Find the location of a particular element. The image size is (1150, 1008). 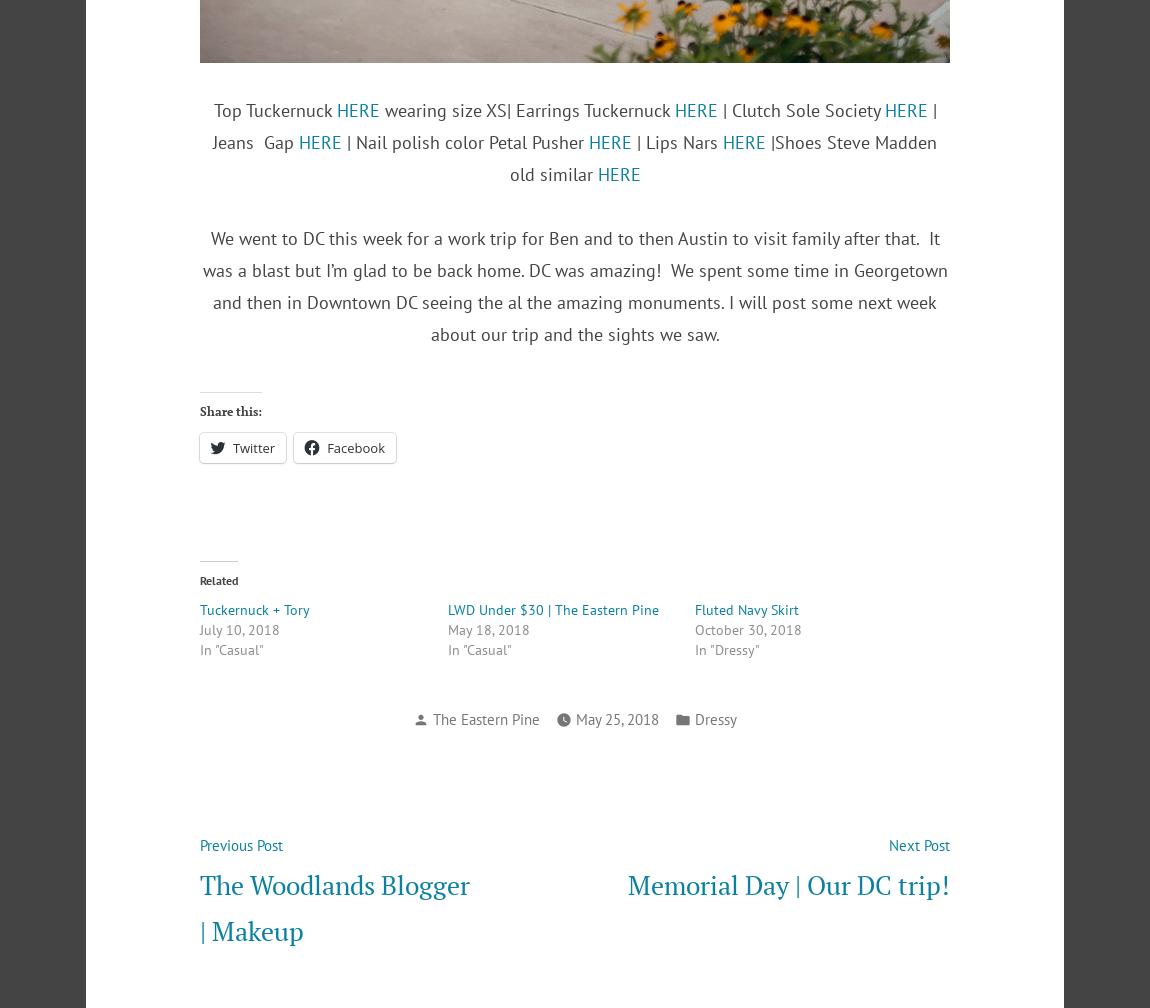

'| Nail polish color Petal Pusher' is located at coordinates (342, 141).